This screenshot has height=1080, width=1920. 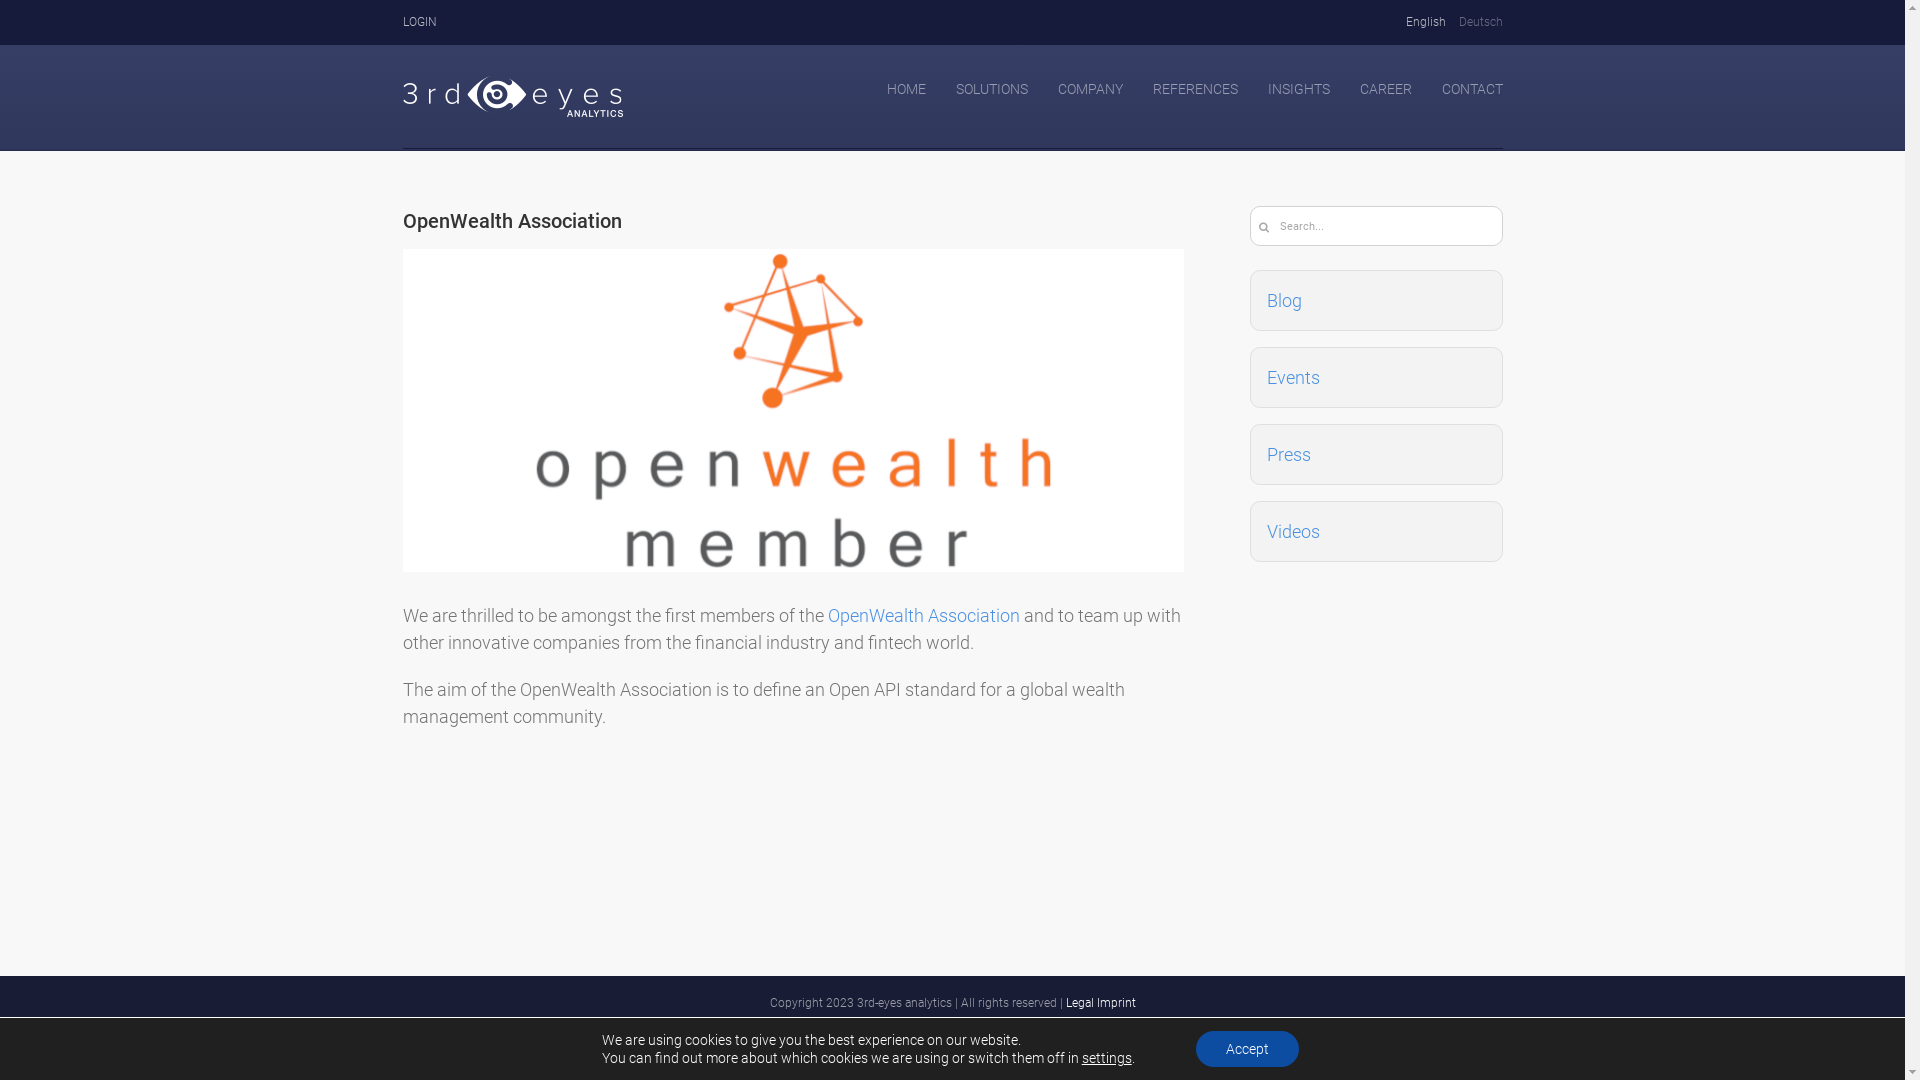 I want to click on 'Events', so click(x=1292, y=377).